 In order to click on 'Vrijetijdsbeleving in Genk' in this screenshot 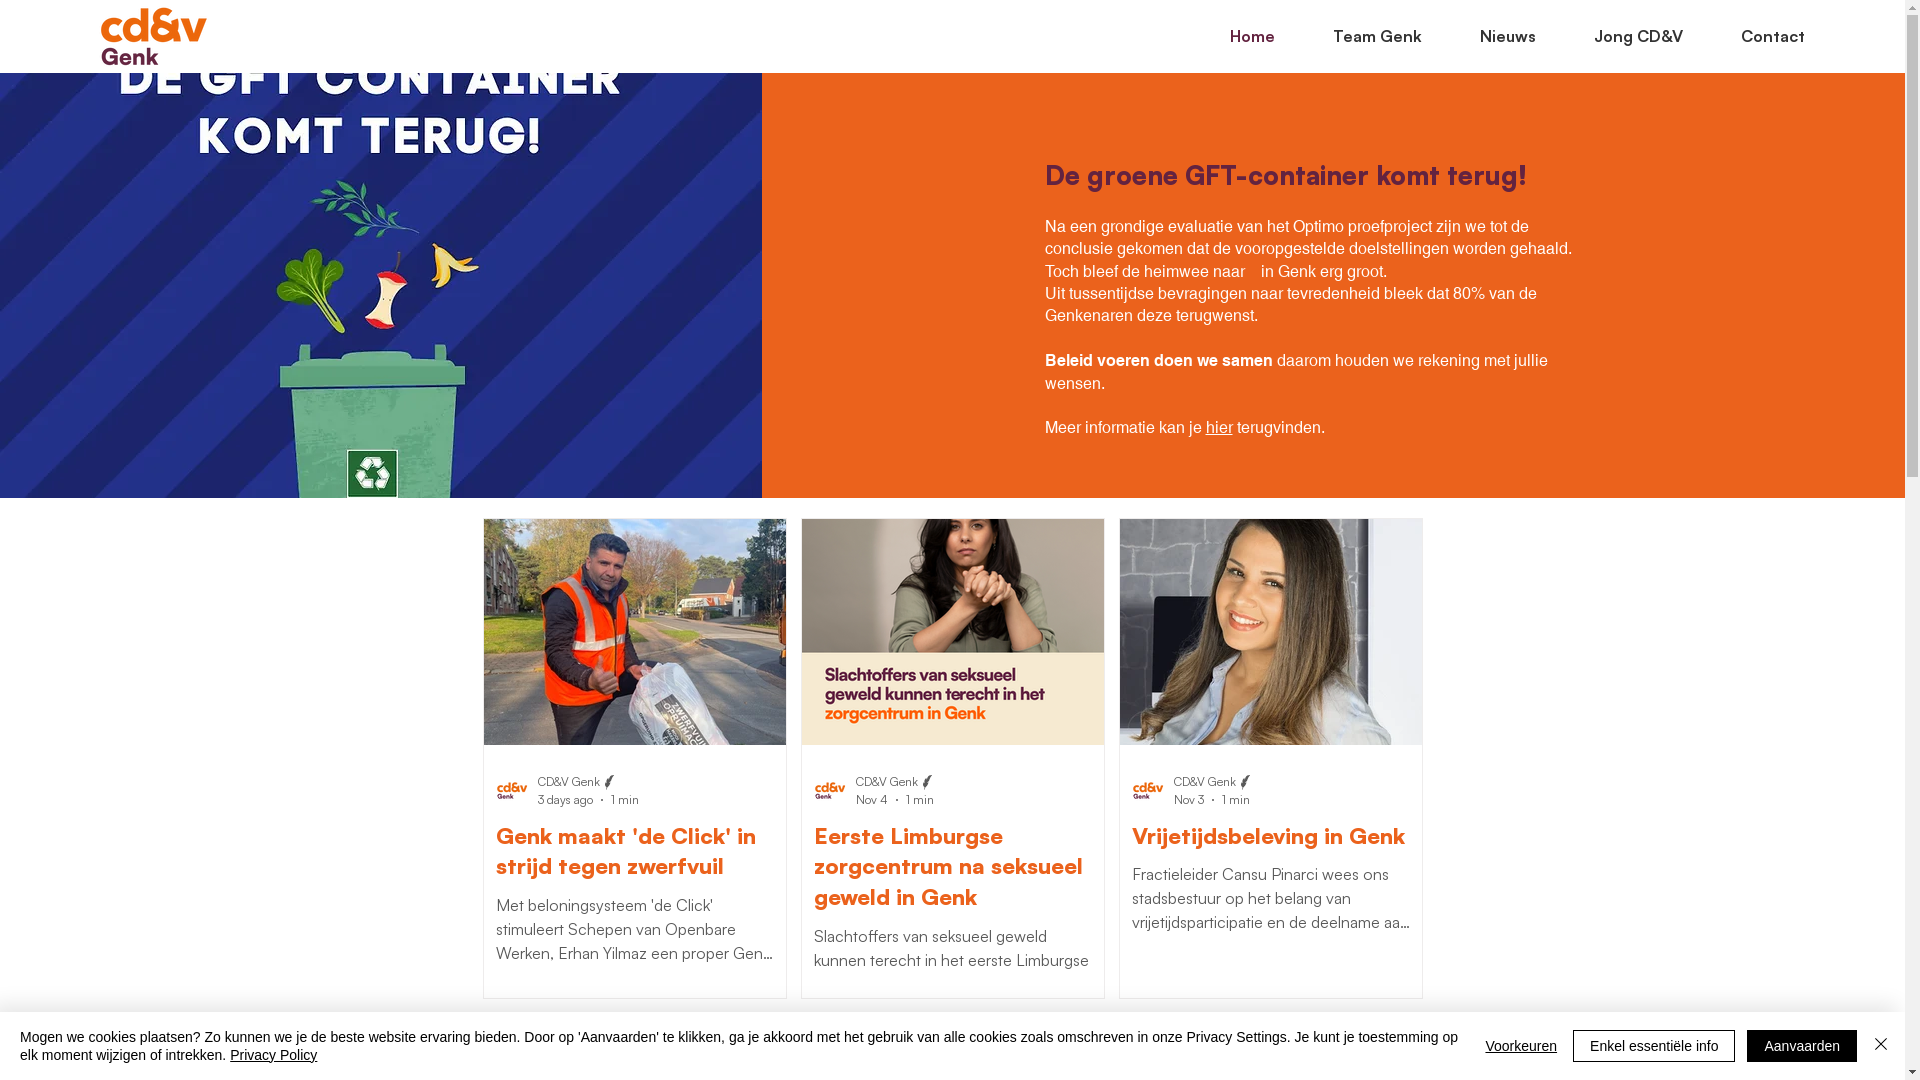, I will do `click(1270, 836)`.